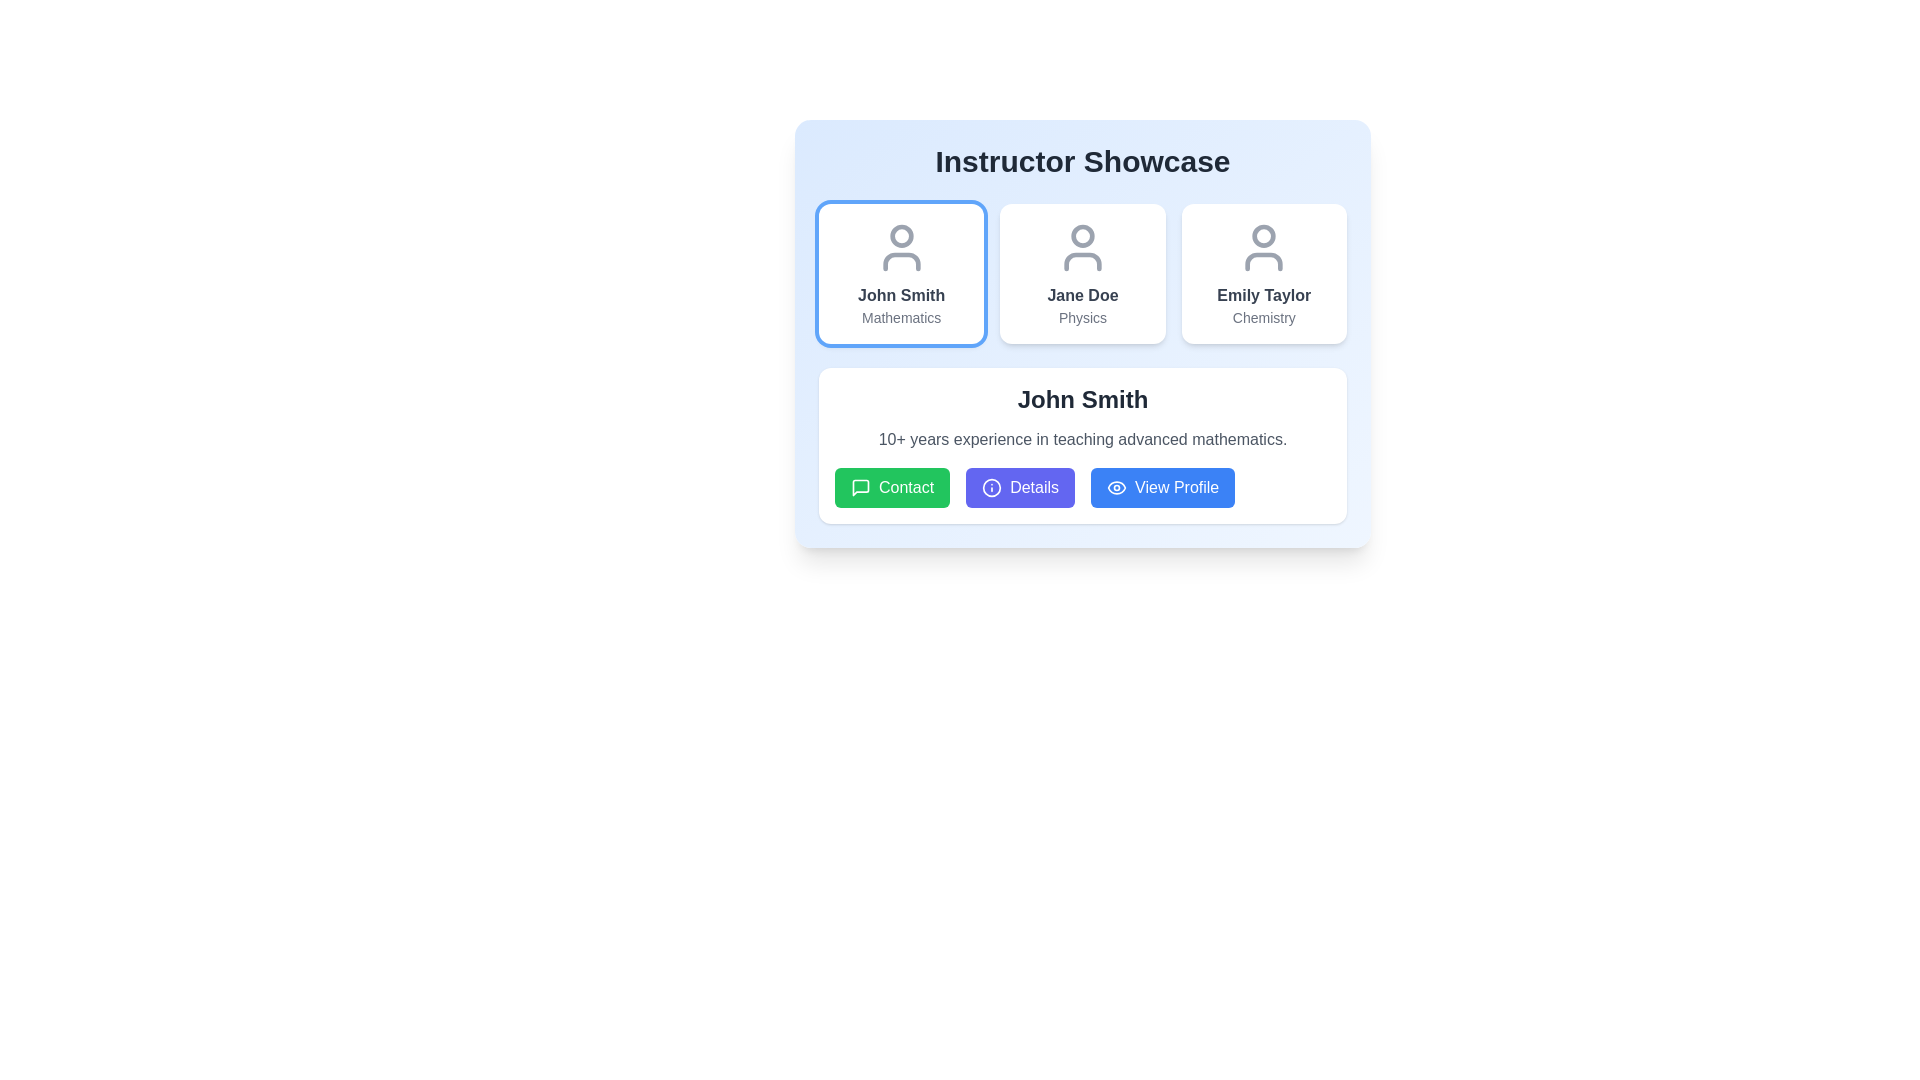 The height and width of the screenshot is (1080, 1920). What do you see at coordinates (1263, 246) in the screenshot?
I see `the icon representing the user Emily Taylor in the Instructor Showcase section, located above the text 'Emily Taylor' and 'Chemistry'` at bounding box center [1263, 246].